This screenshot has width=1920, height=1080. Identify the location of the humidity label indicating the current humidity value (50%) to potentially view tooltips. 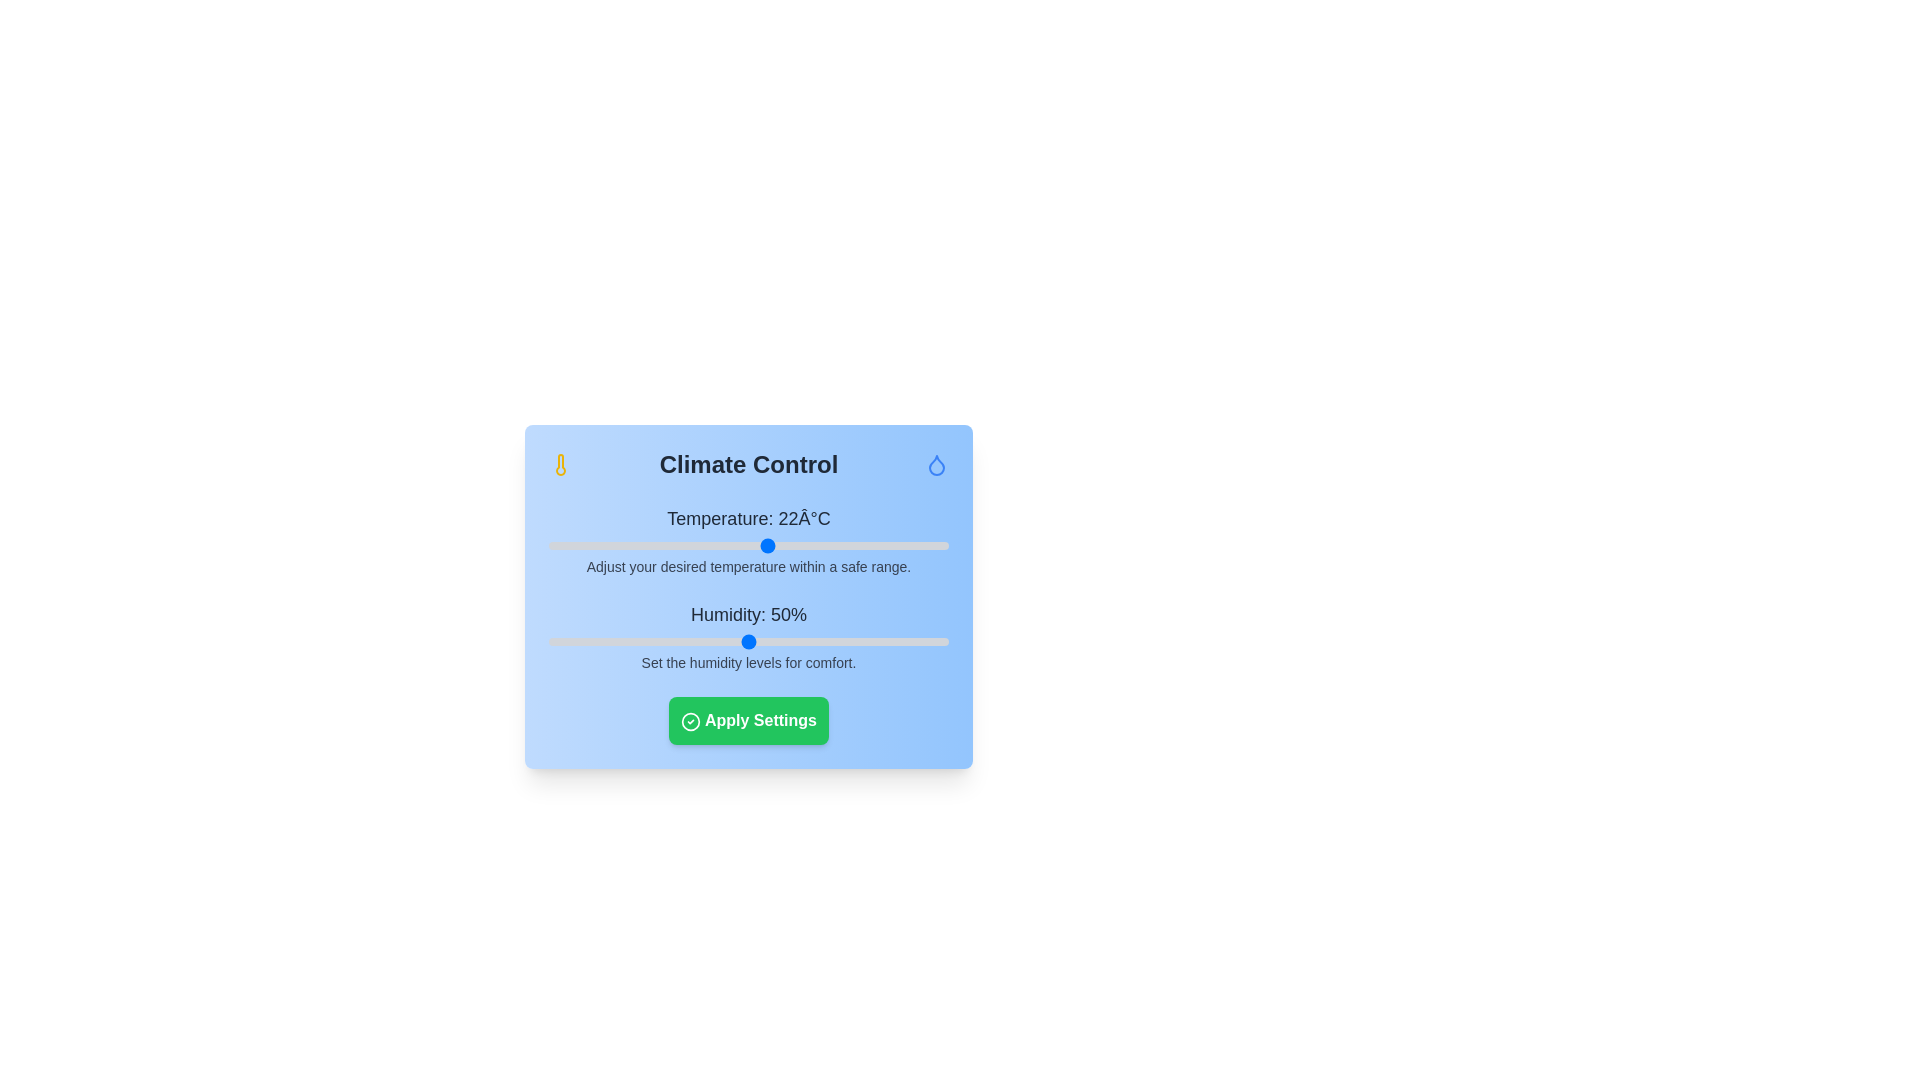
(747, 613).